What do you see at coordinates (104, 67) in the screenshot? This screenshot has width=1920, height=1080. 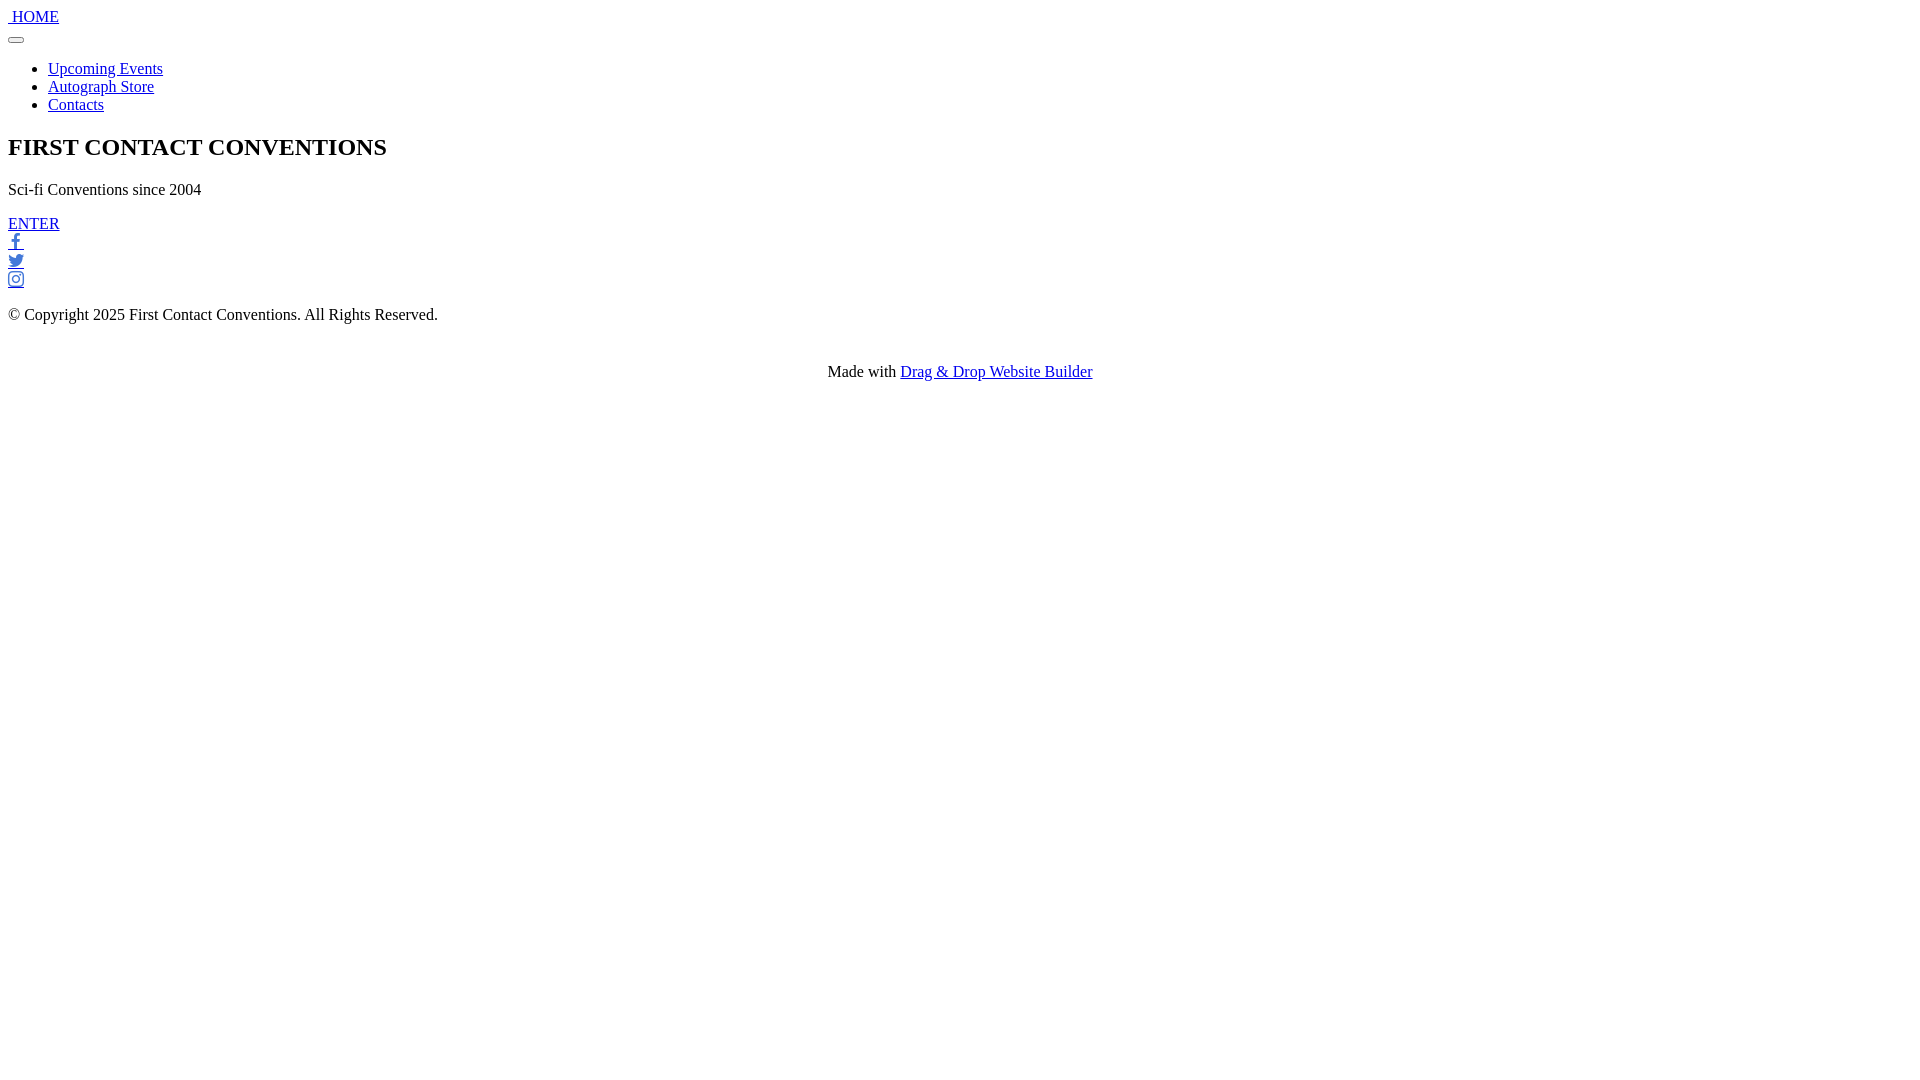 I see `'Upcoming Events'` at bounding box center [104, 67].